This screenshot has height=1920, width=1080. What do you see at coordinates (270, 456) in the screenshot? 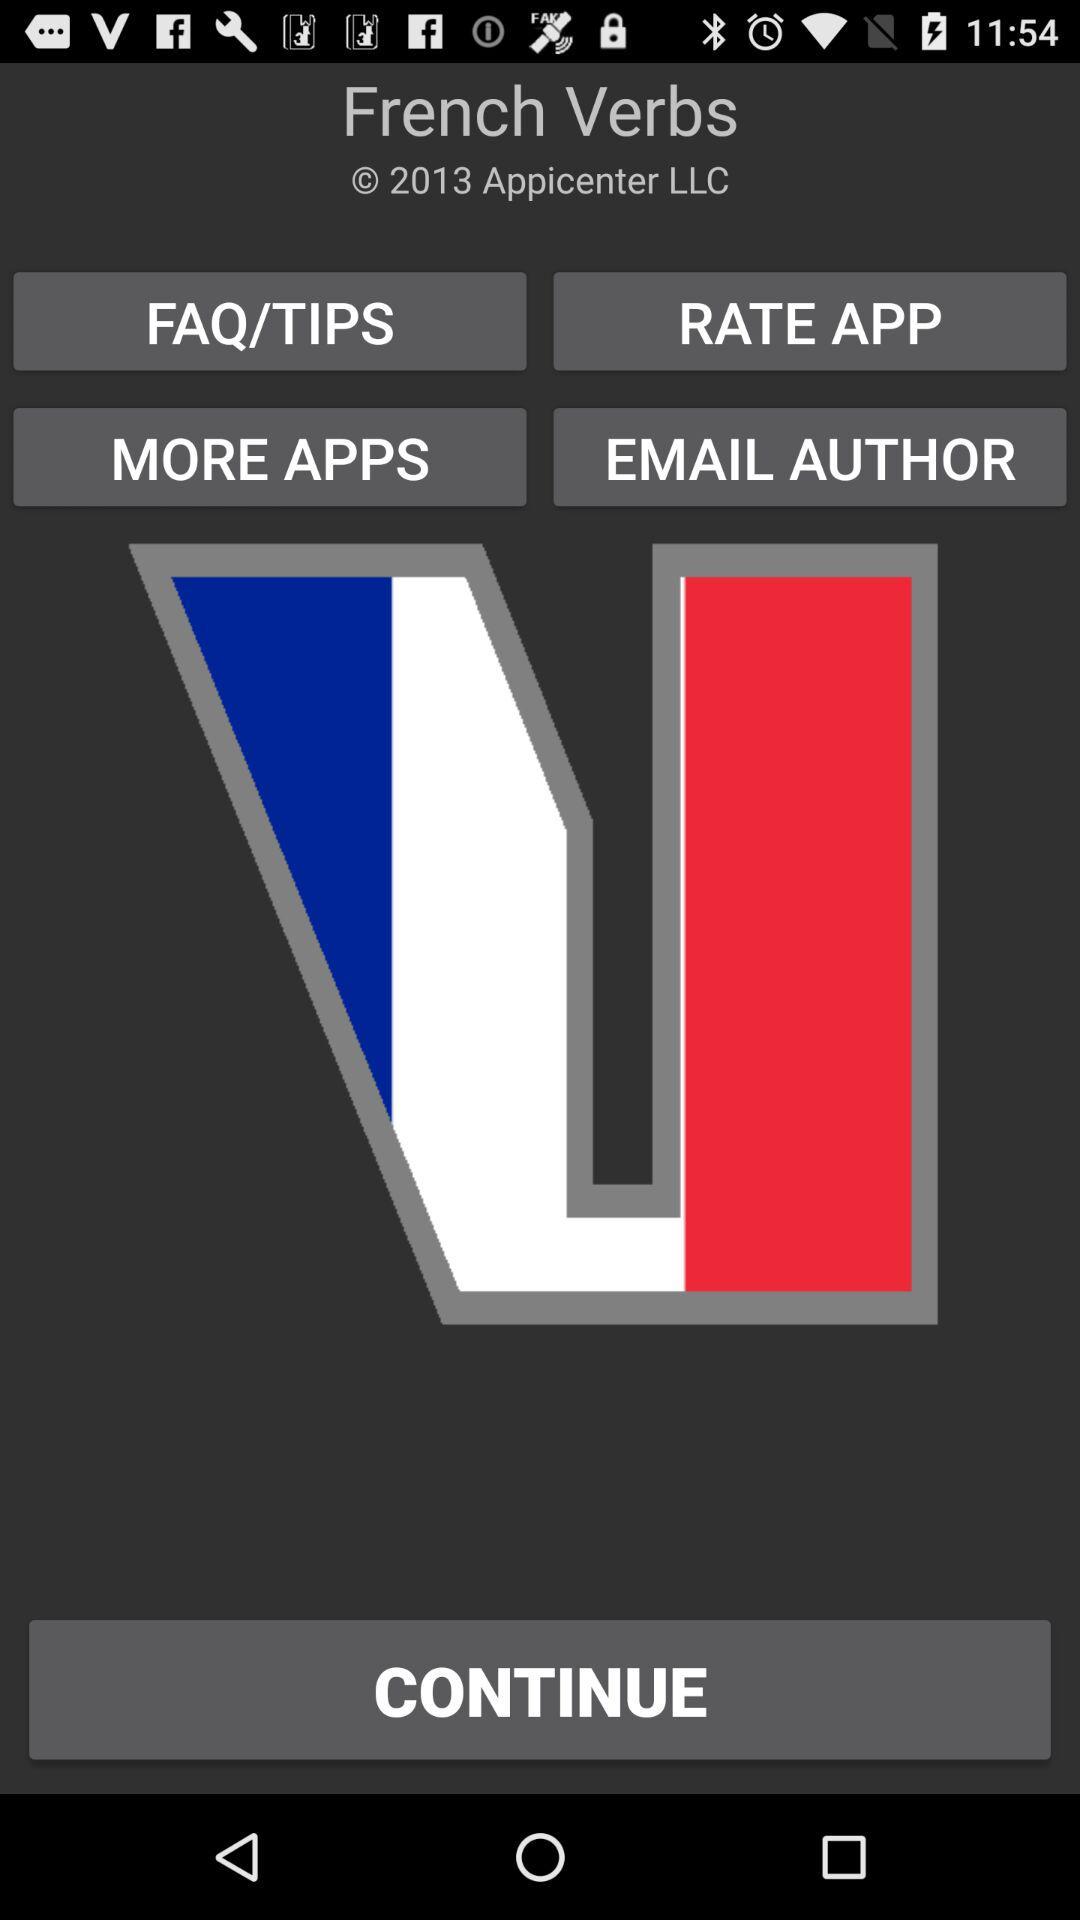
I see `the item to the left of the rate app button` at bounding box center [270, 456].